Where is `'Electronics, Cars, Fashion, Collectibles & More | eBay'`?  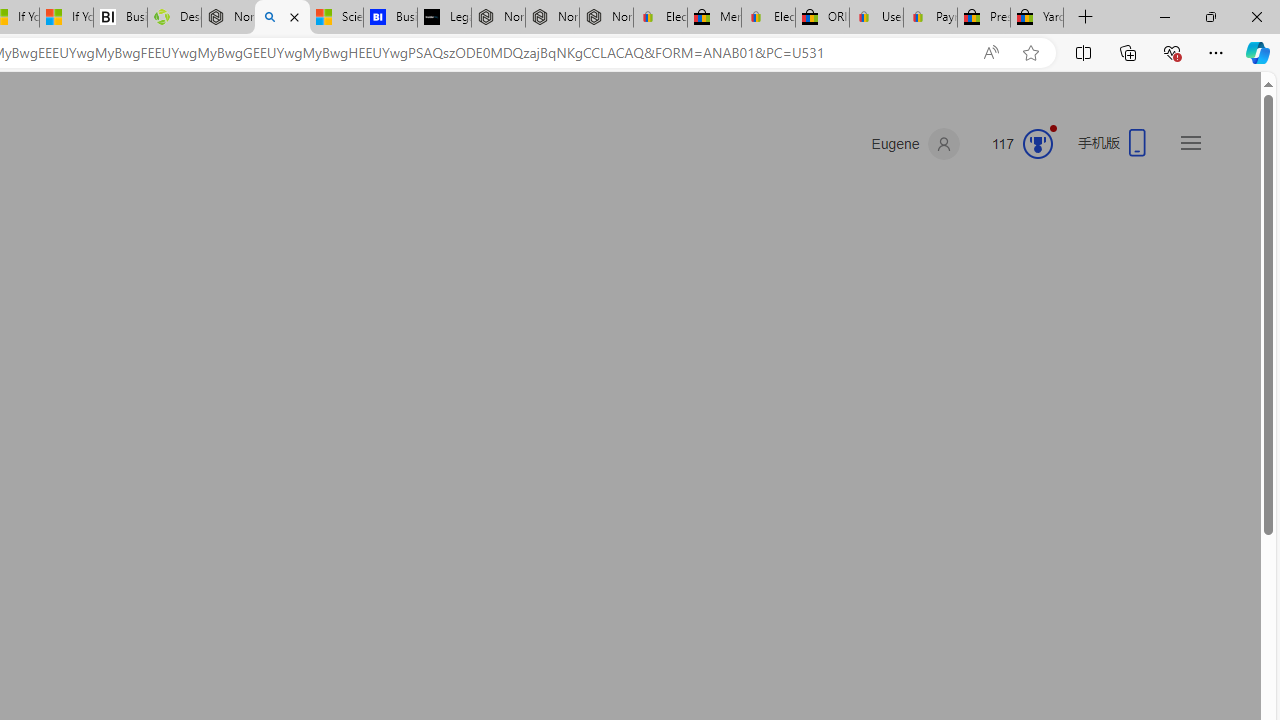 'Electronics, Cars, Fashion, Collectibles & More | eBay' is located at coordinates (767, 17).